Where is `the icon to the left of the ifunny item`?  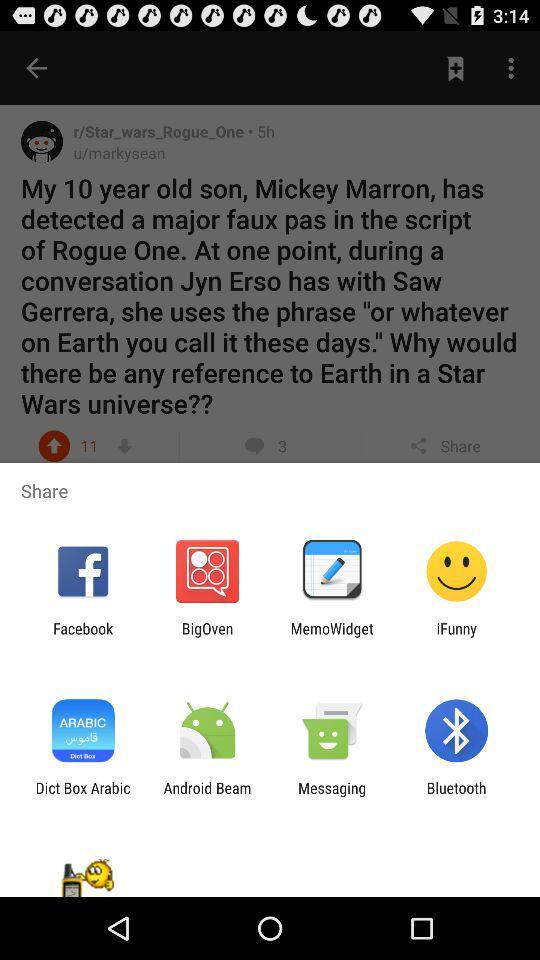 the icon to the left of the ifunny item is located at coordinates (332, 636).